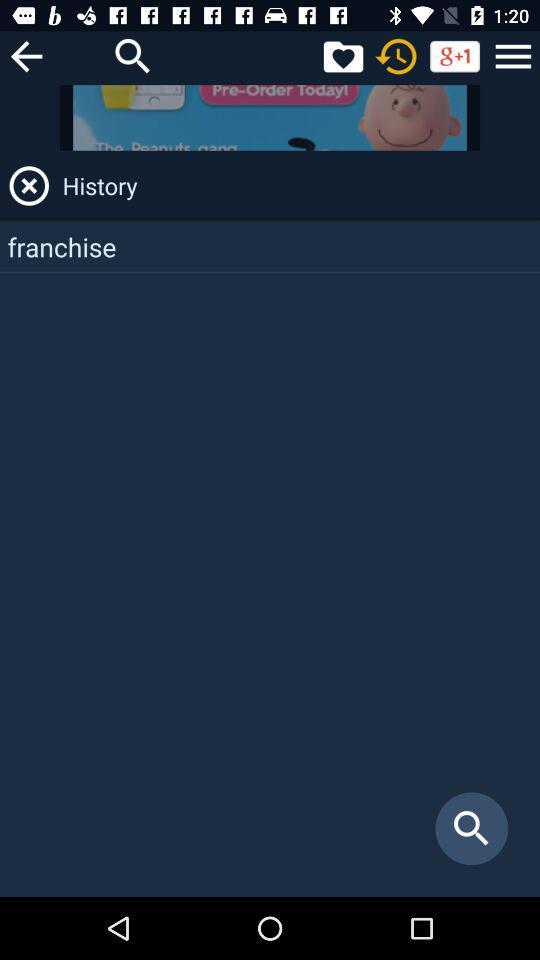 The width and height of the screenshot is (540, 960). I want to click on the search icon, so click(133, 55).